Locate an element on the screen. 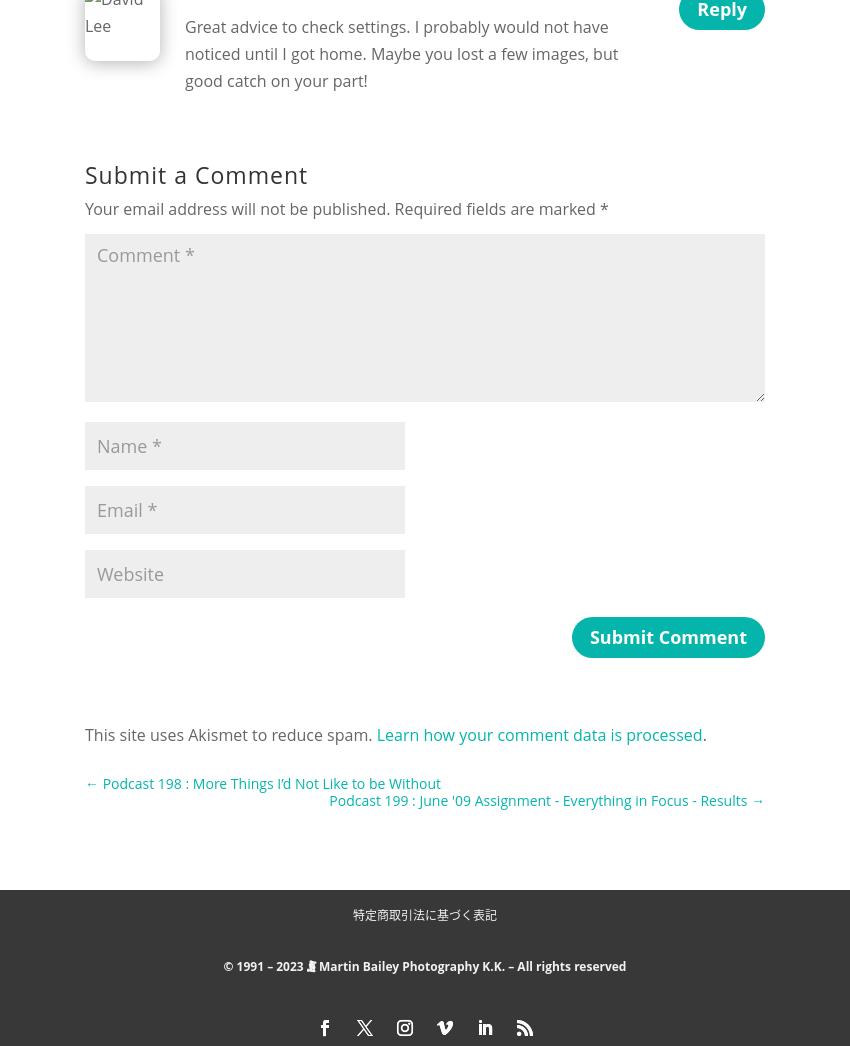  'Podcast 198 : More Things I’d Not Like to be Without' is located at coordinates (270, 781).